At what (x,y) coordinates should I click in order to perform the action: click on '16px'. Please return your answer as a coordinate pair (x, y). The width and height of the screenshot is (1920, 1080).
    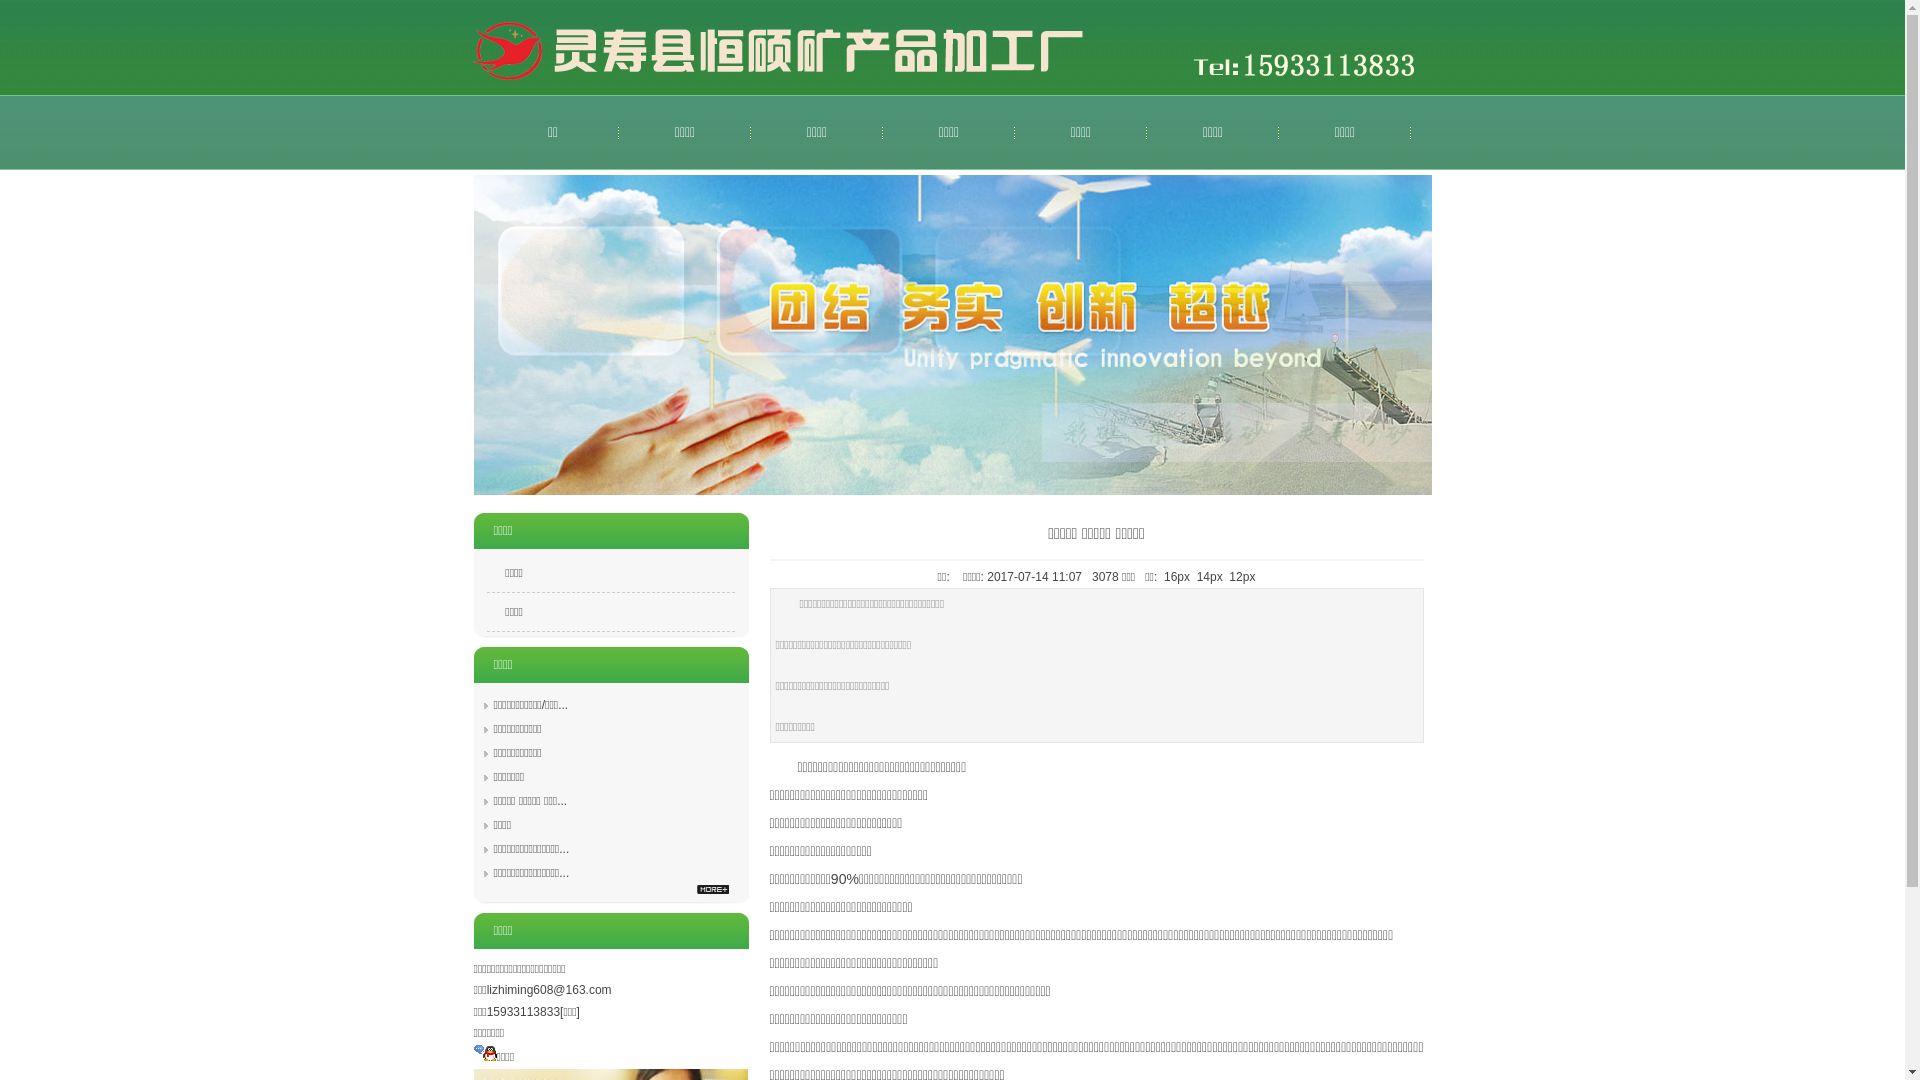
    Looking at the image, I should click on (1176, 577).